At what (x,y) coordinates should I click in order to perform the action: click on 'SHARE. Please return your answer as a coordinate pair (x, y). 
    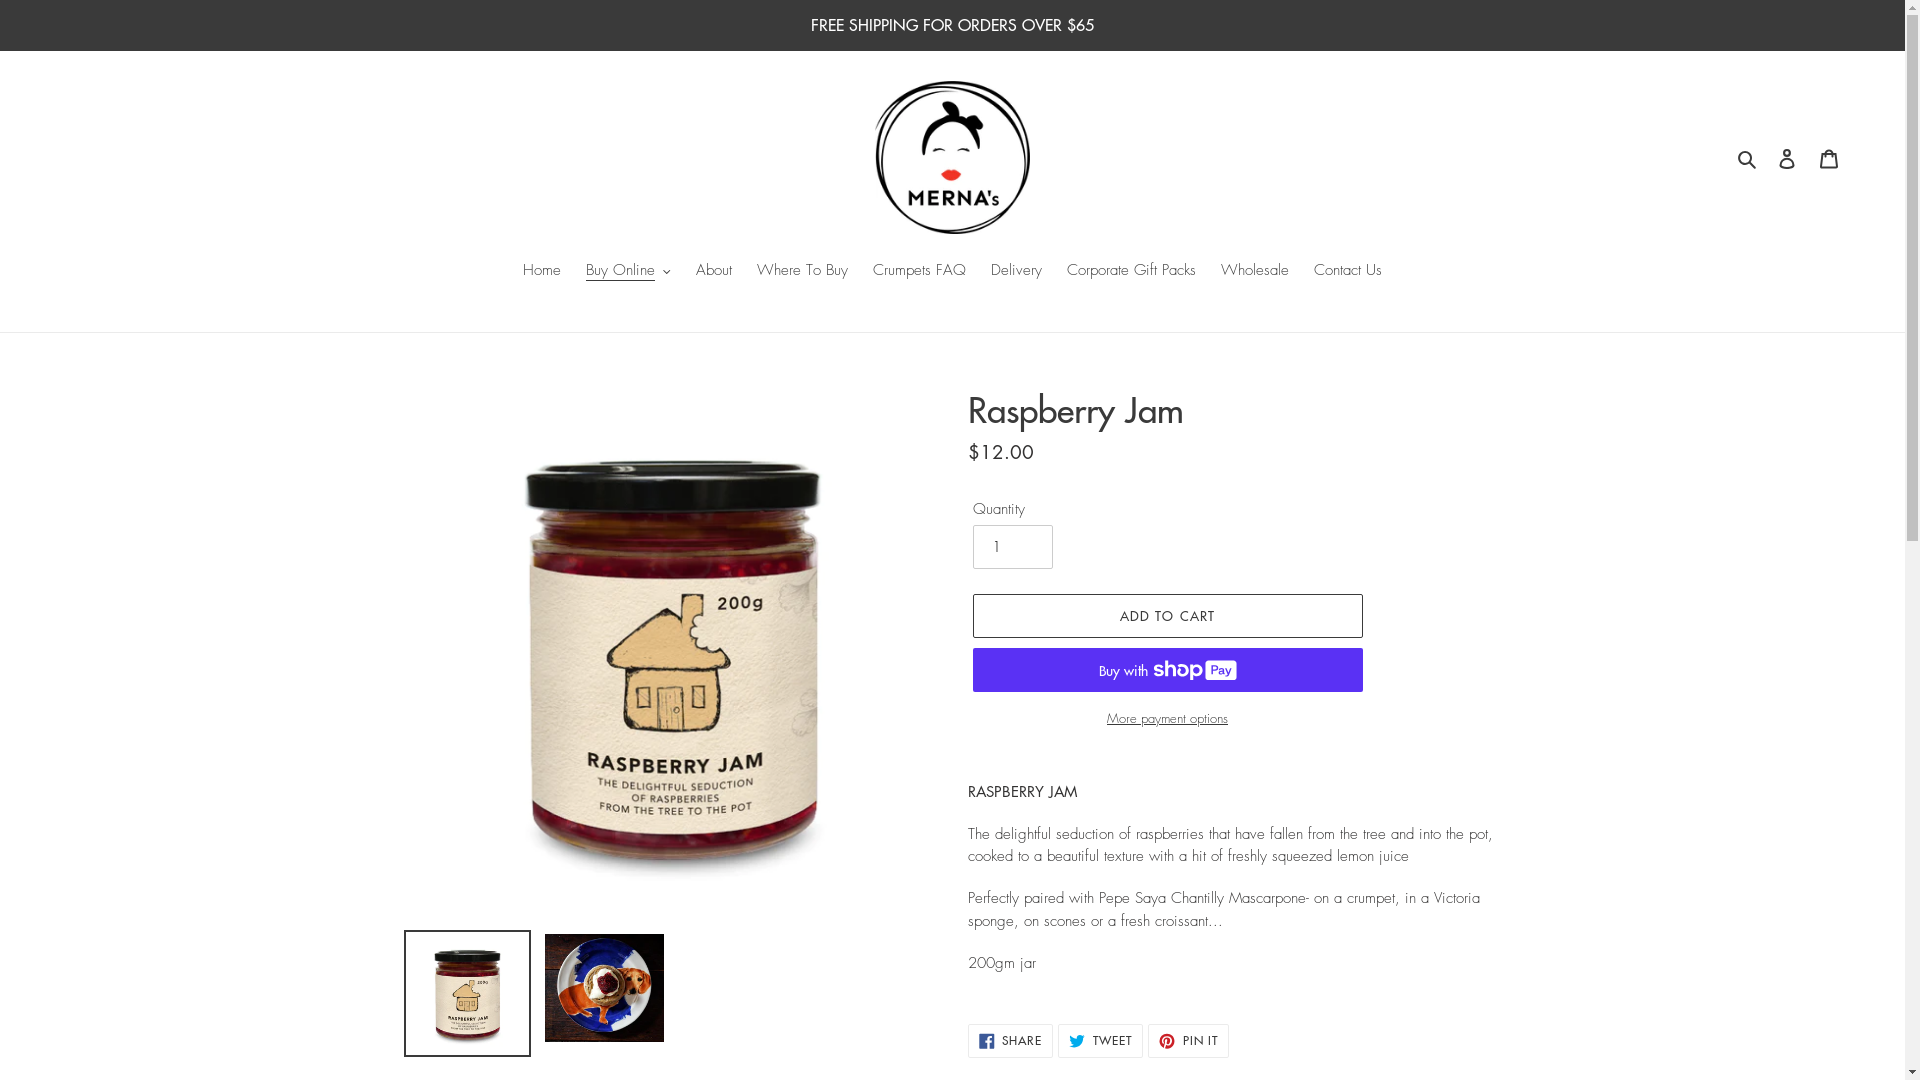
    Looking at the image, I should click on (1011, 1040).